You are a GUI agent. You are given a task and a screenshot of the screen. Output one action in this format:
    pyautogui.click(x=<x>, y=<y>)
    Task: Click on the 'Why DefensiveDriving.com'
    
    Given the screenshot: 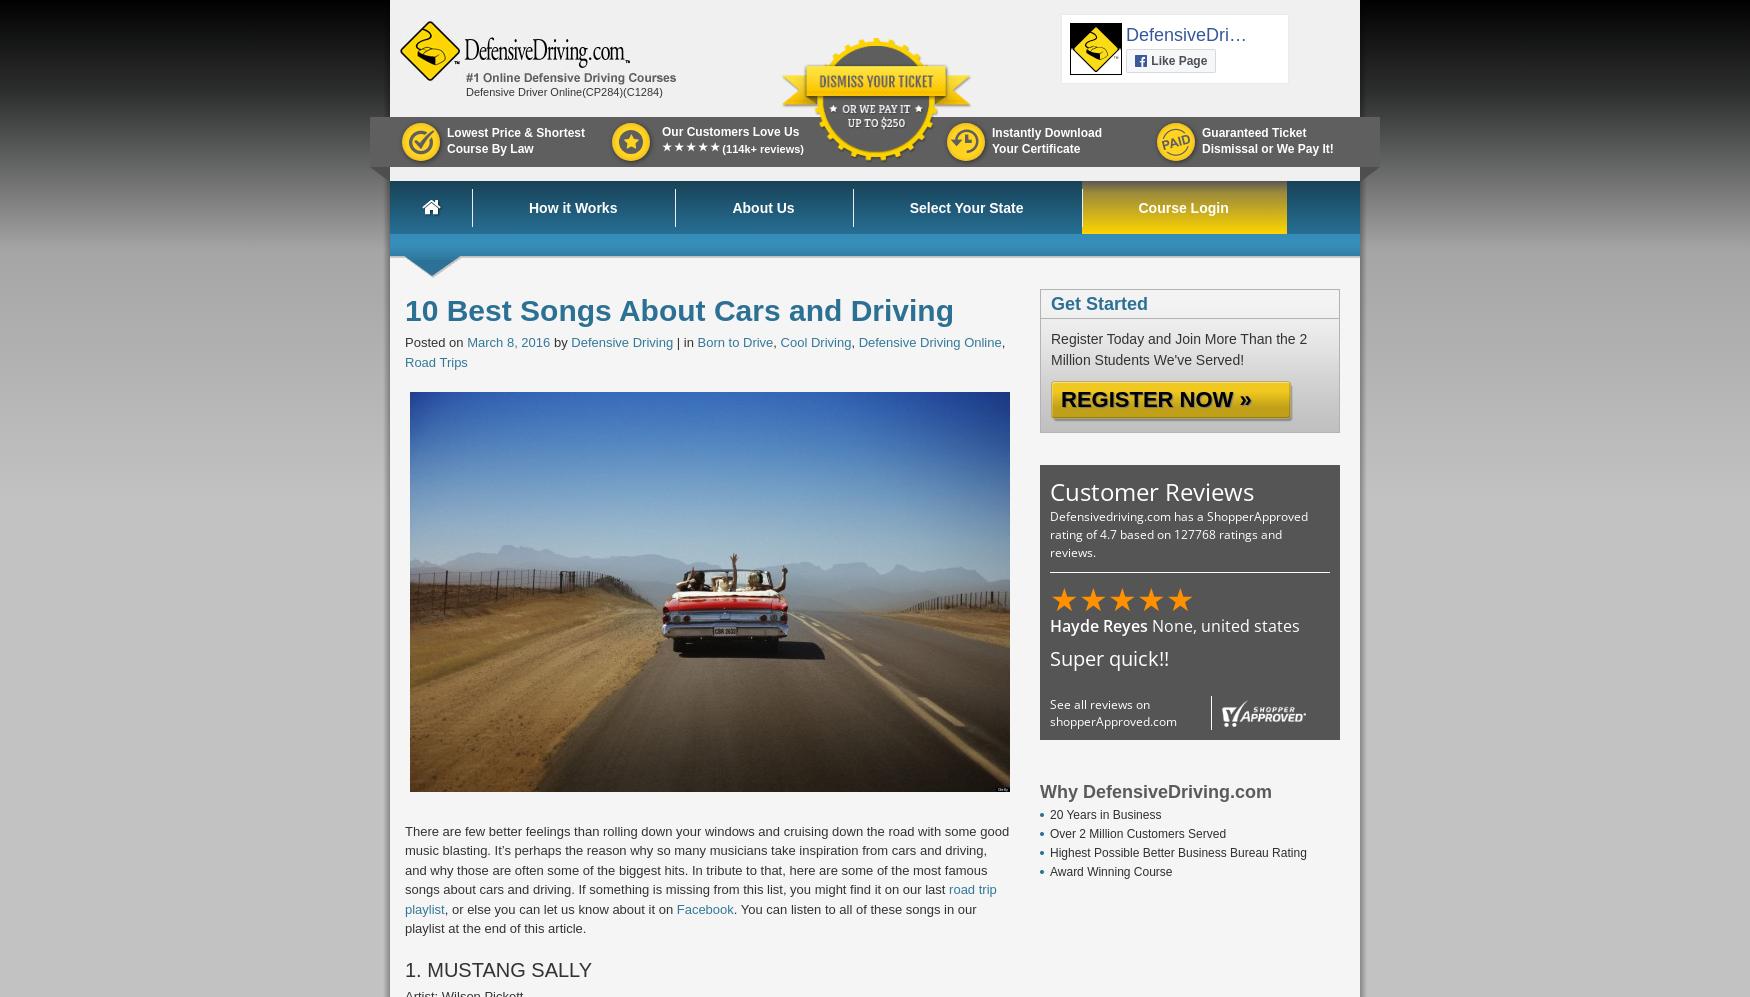 What is the action you would take?
    pyautogui.click(x=1155, y=791)
    